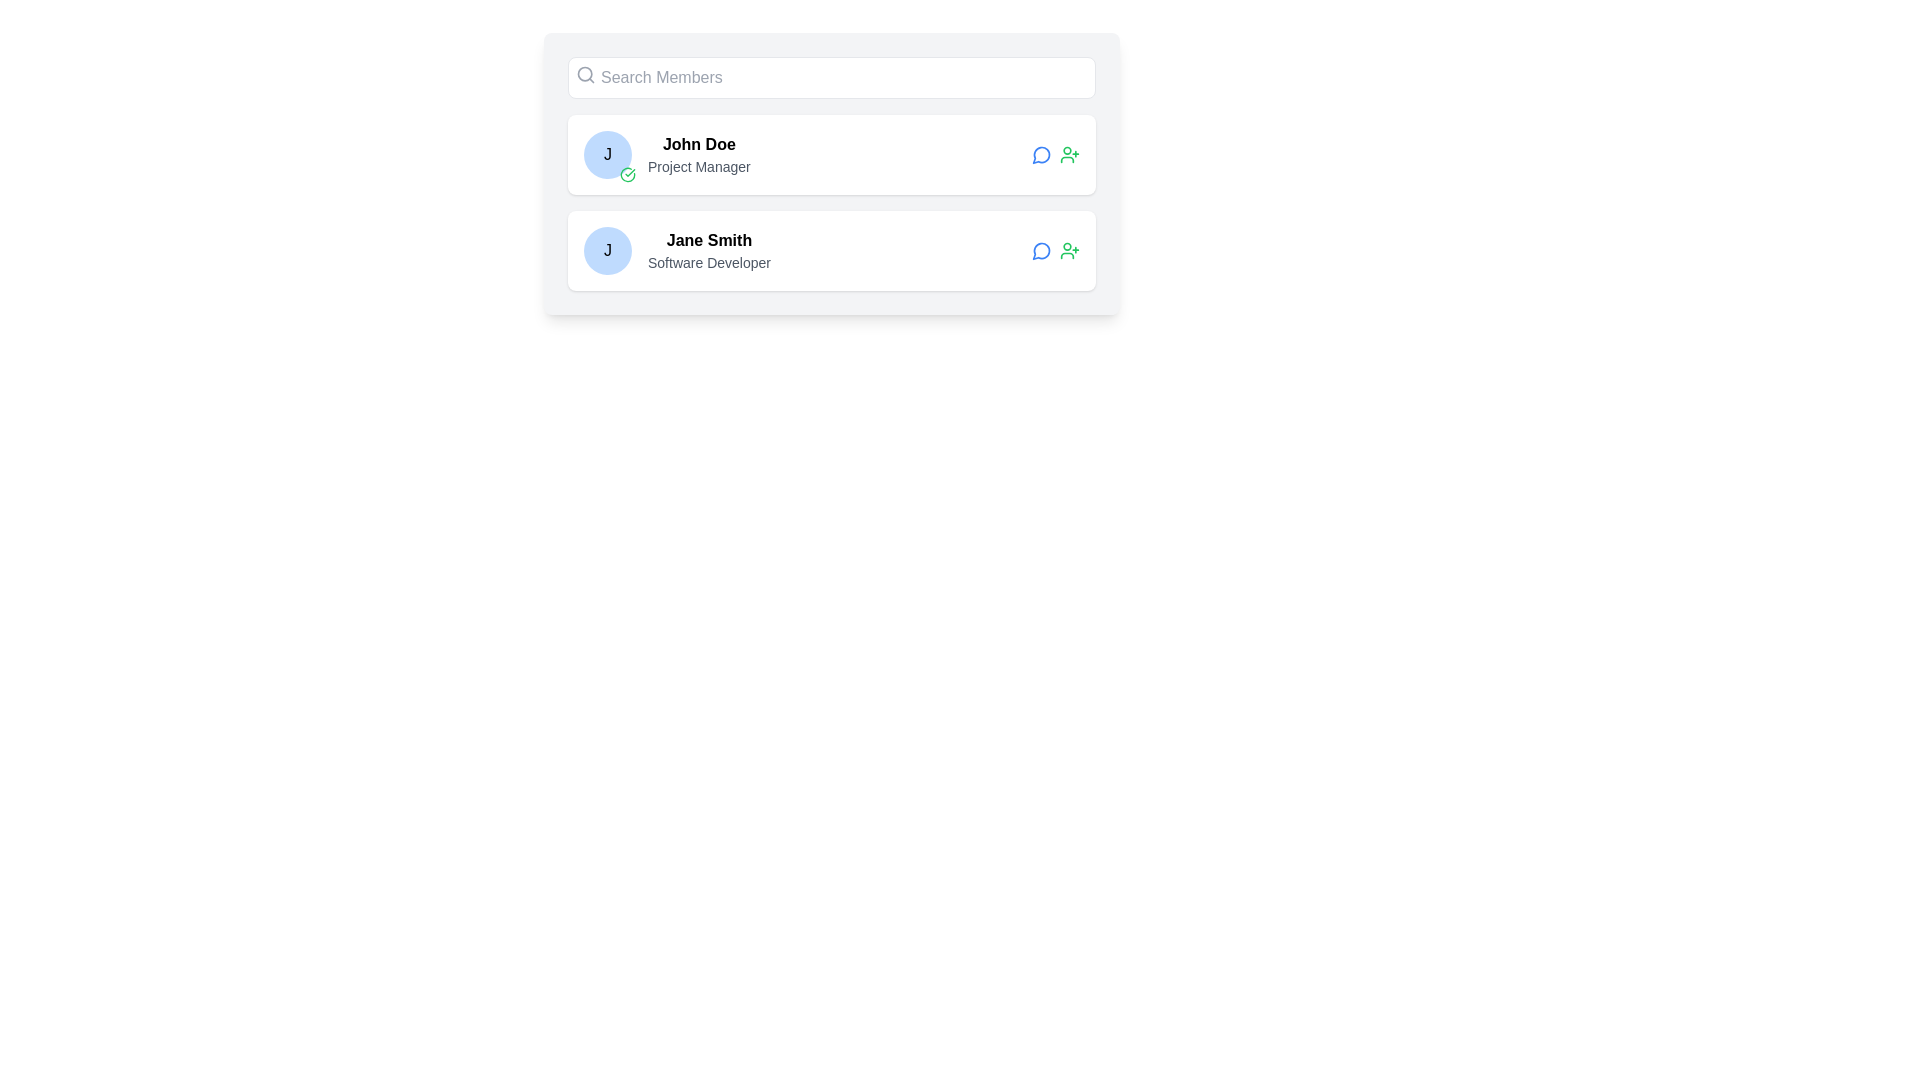 The width and height of the screenshot is (1920, 1080). Describe the element at coordinates (1069, 249) in the screenshot. I see `the 'user plus' icon next to Jane Smith's profile in the members' list` at that location.